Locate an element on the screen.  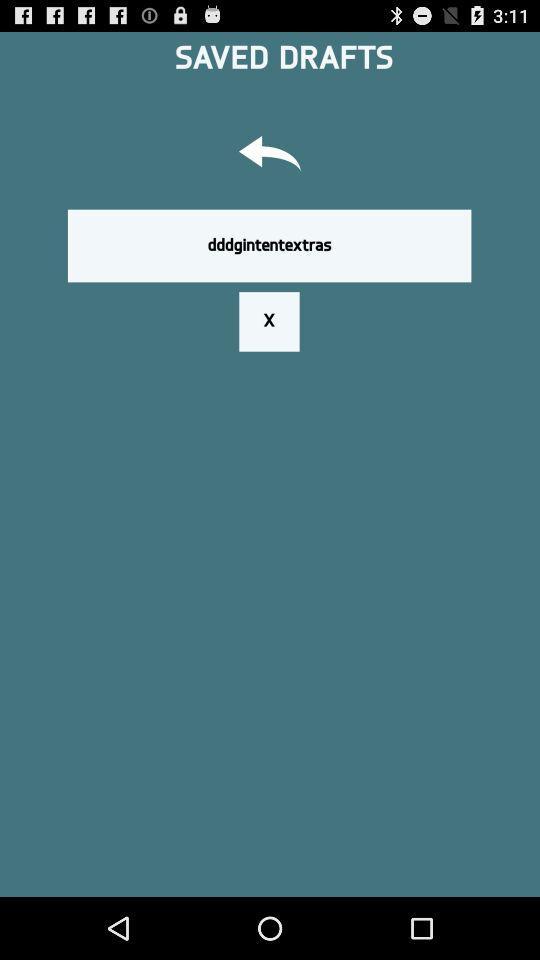
app below saved drafts item is located at coordinates (270, 155).